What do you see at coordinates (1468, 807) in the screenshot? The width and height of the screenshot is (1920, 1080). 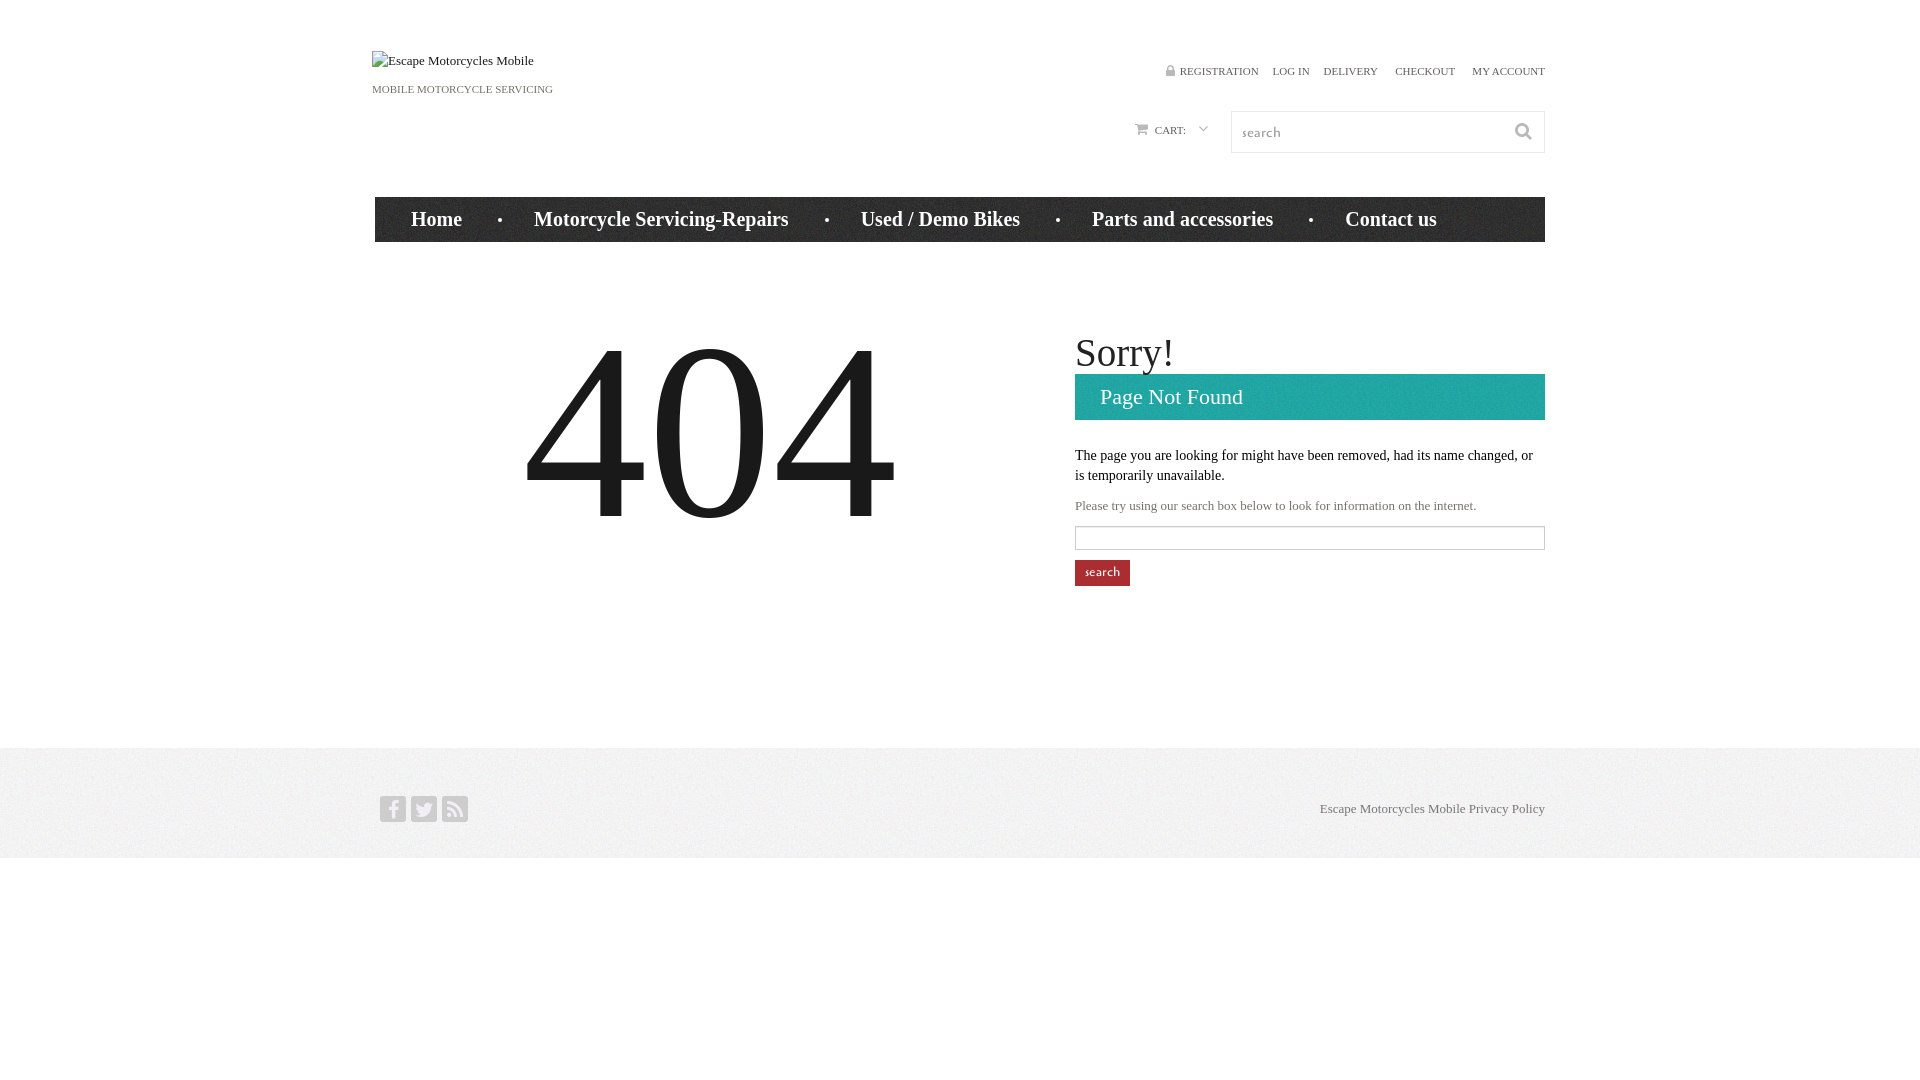 I see `'Privacy Policy'` at bounding box center [1468, 807].